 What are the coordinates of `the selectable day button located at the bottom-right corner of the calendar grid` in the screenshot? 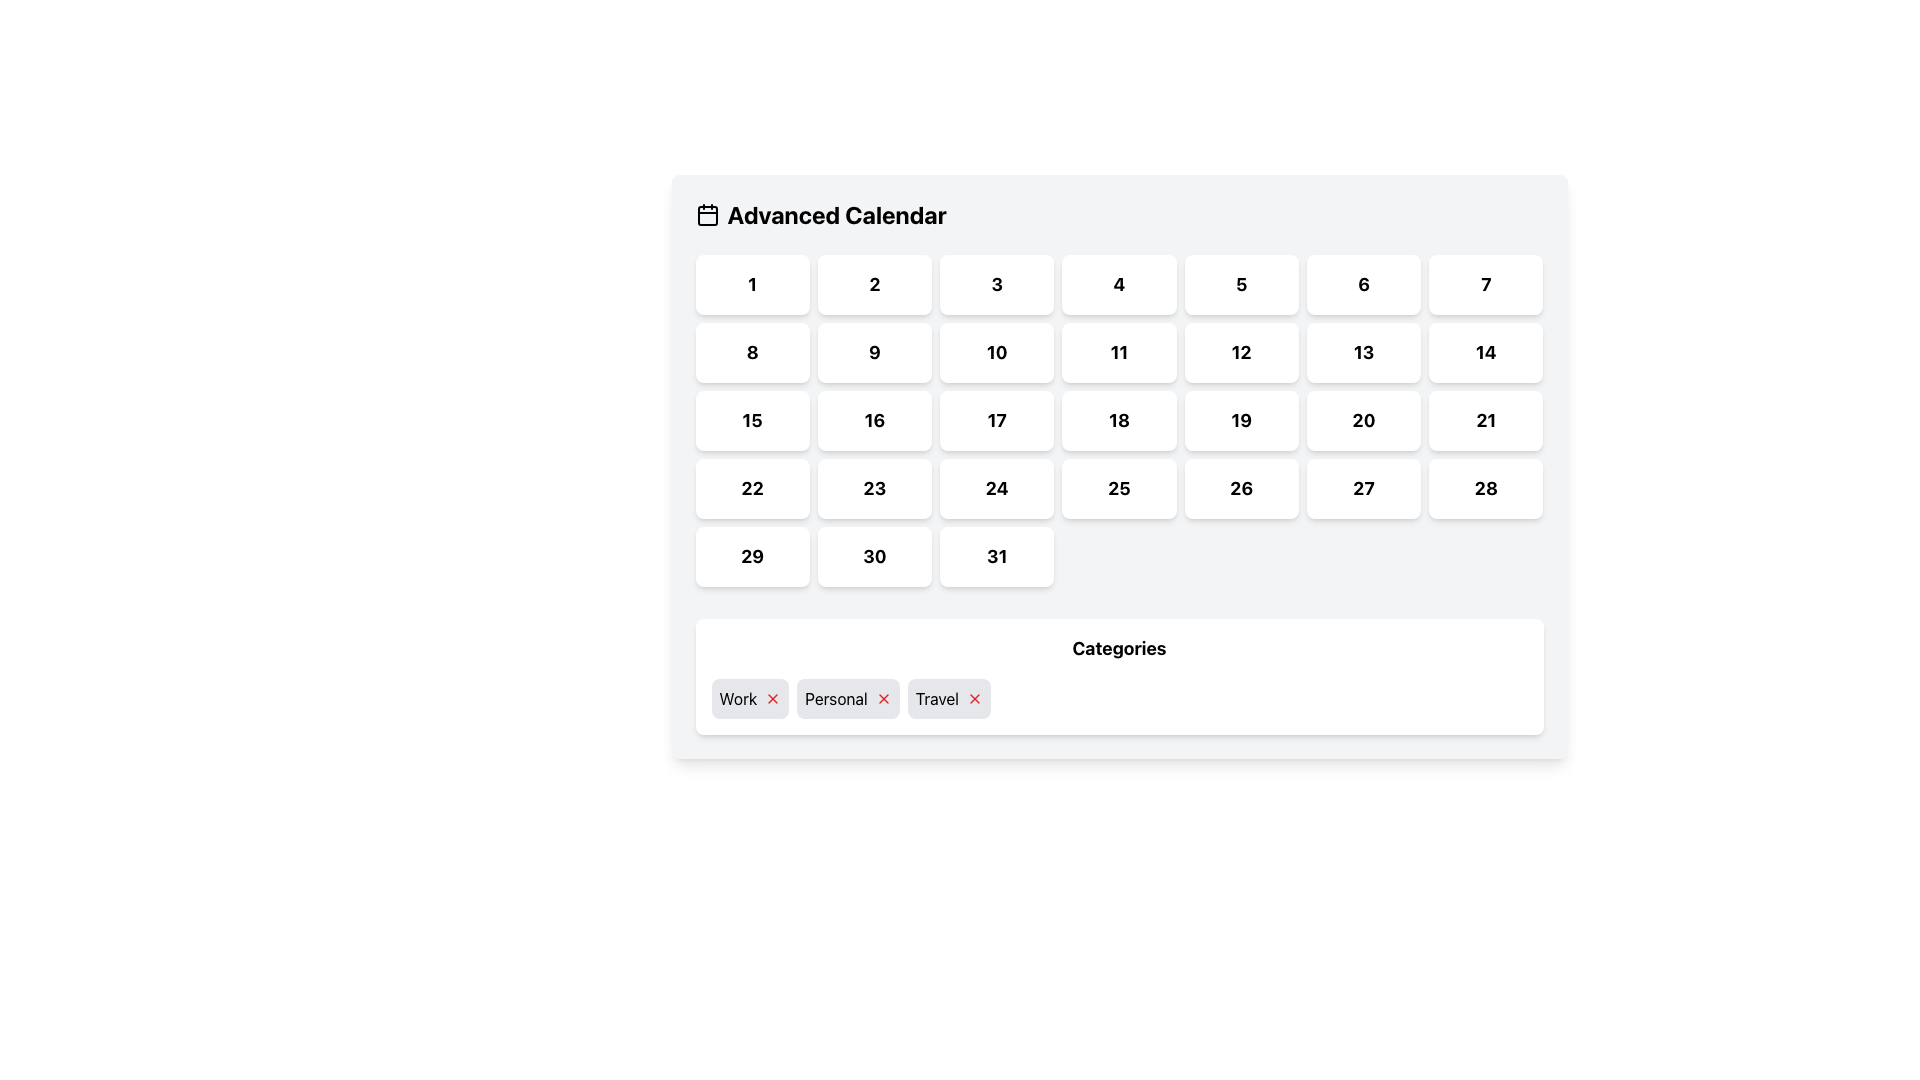 It's located at (997, 556).